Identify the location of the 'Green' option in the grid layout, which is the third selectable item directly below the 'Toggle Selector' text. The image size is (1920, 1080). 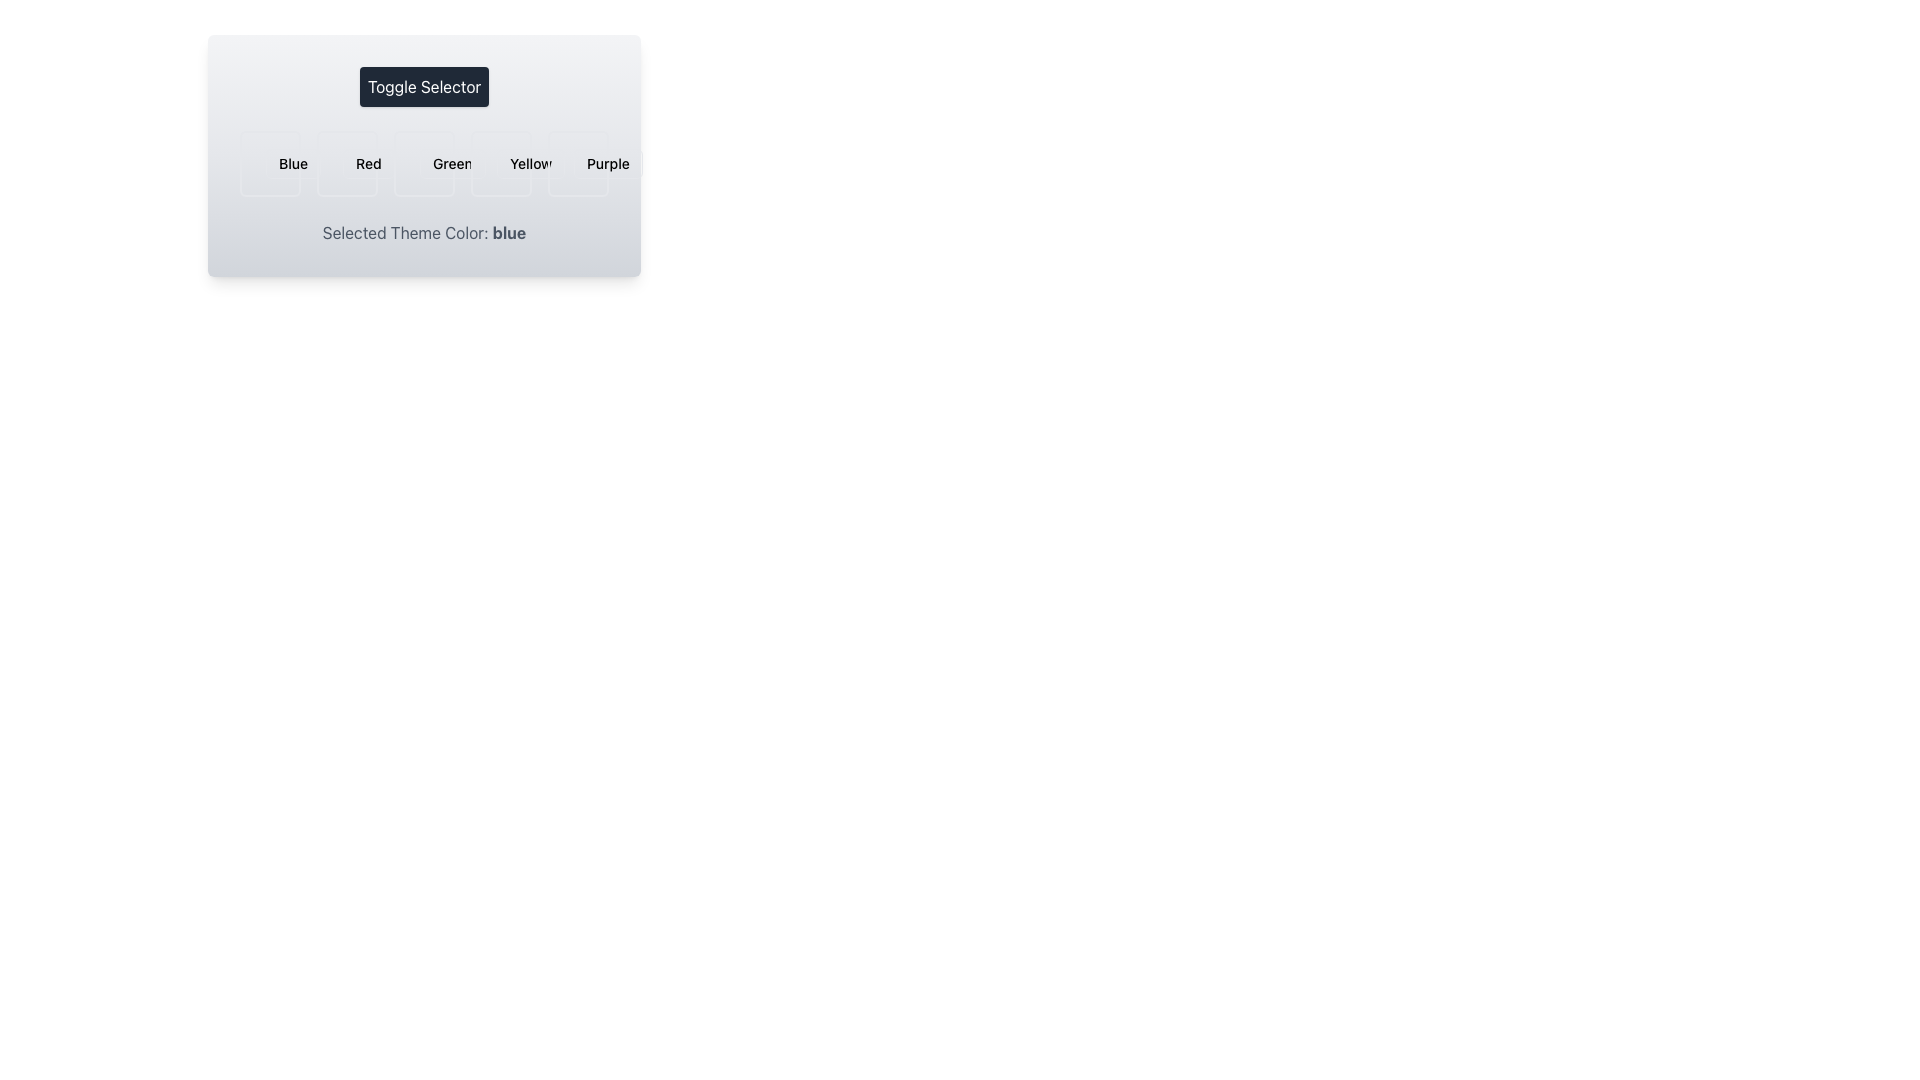
(423, 163).